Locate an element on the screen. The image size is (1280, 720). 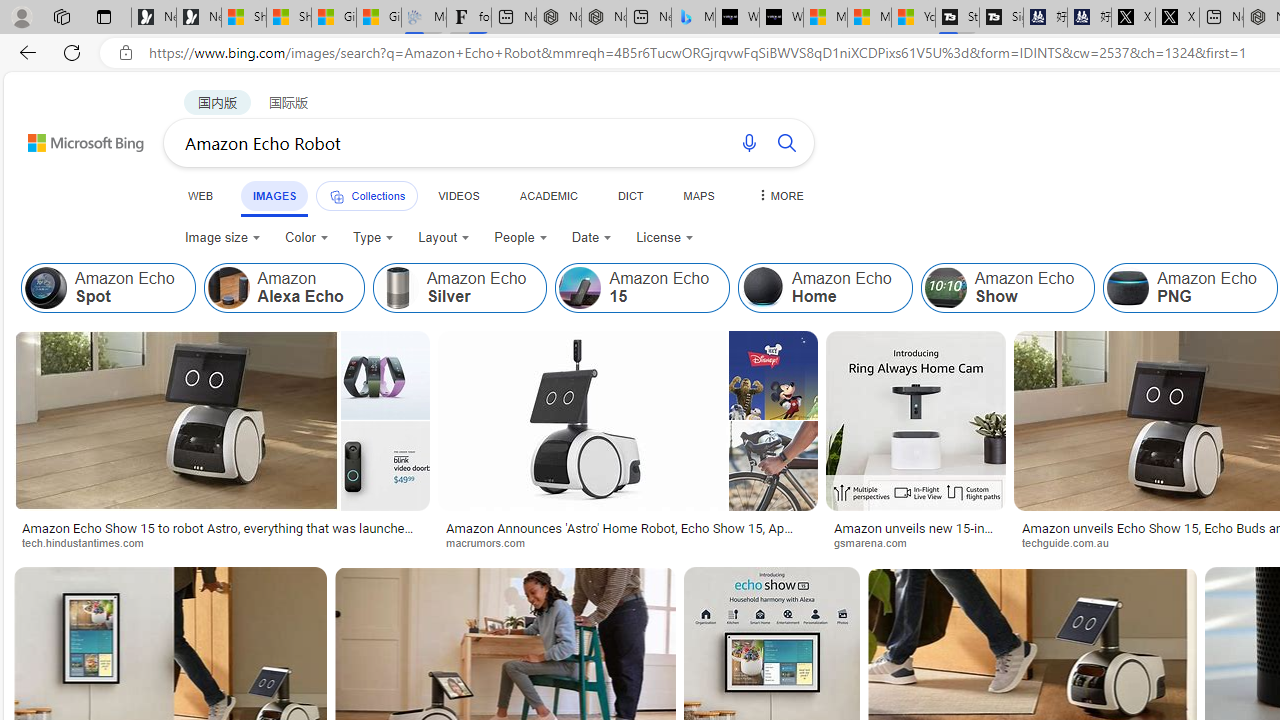
'Newsletter Sign Up' is located at coordinates (199, 17).